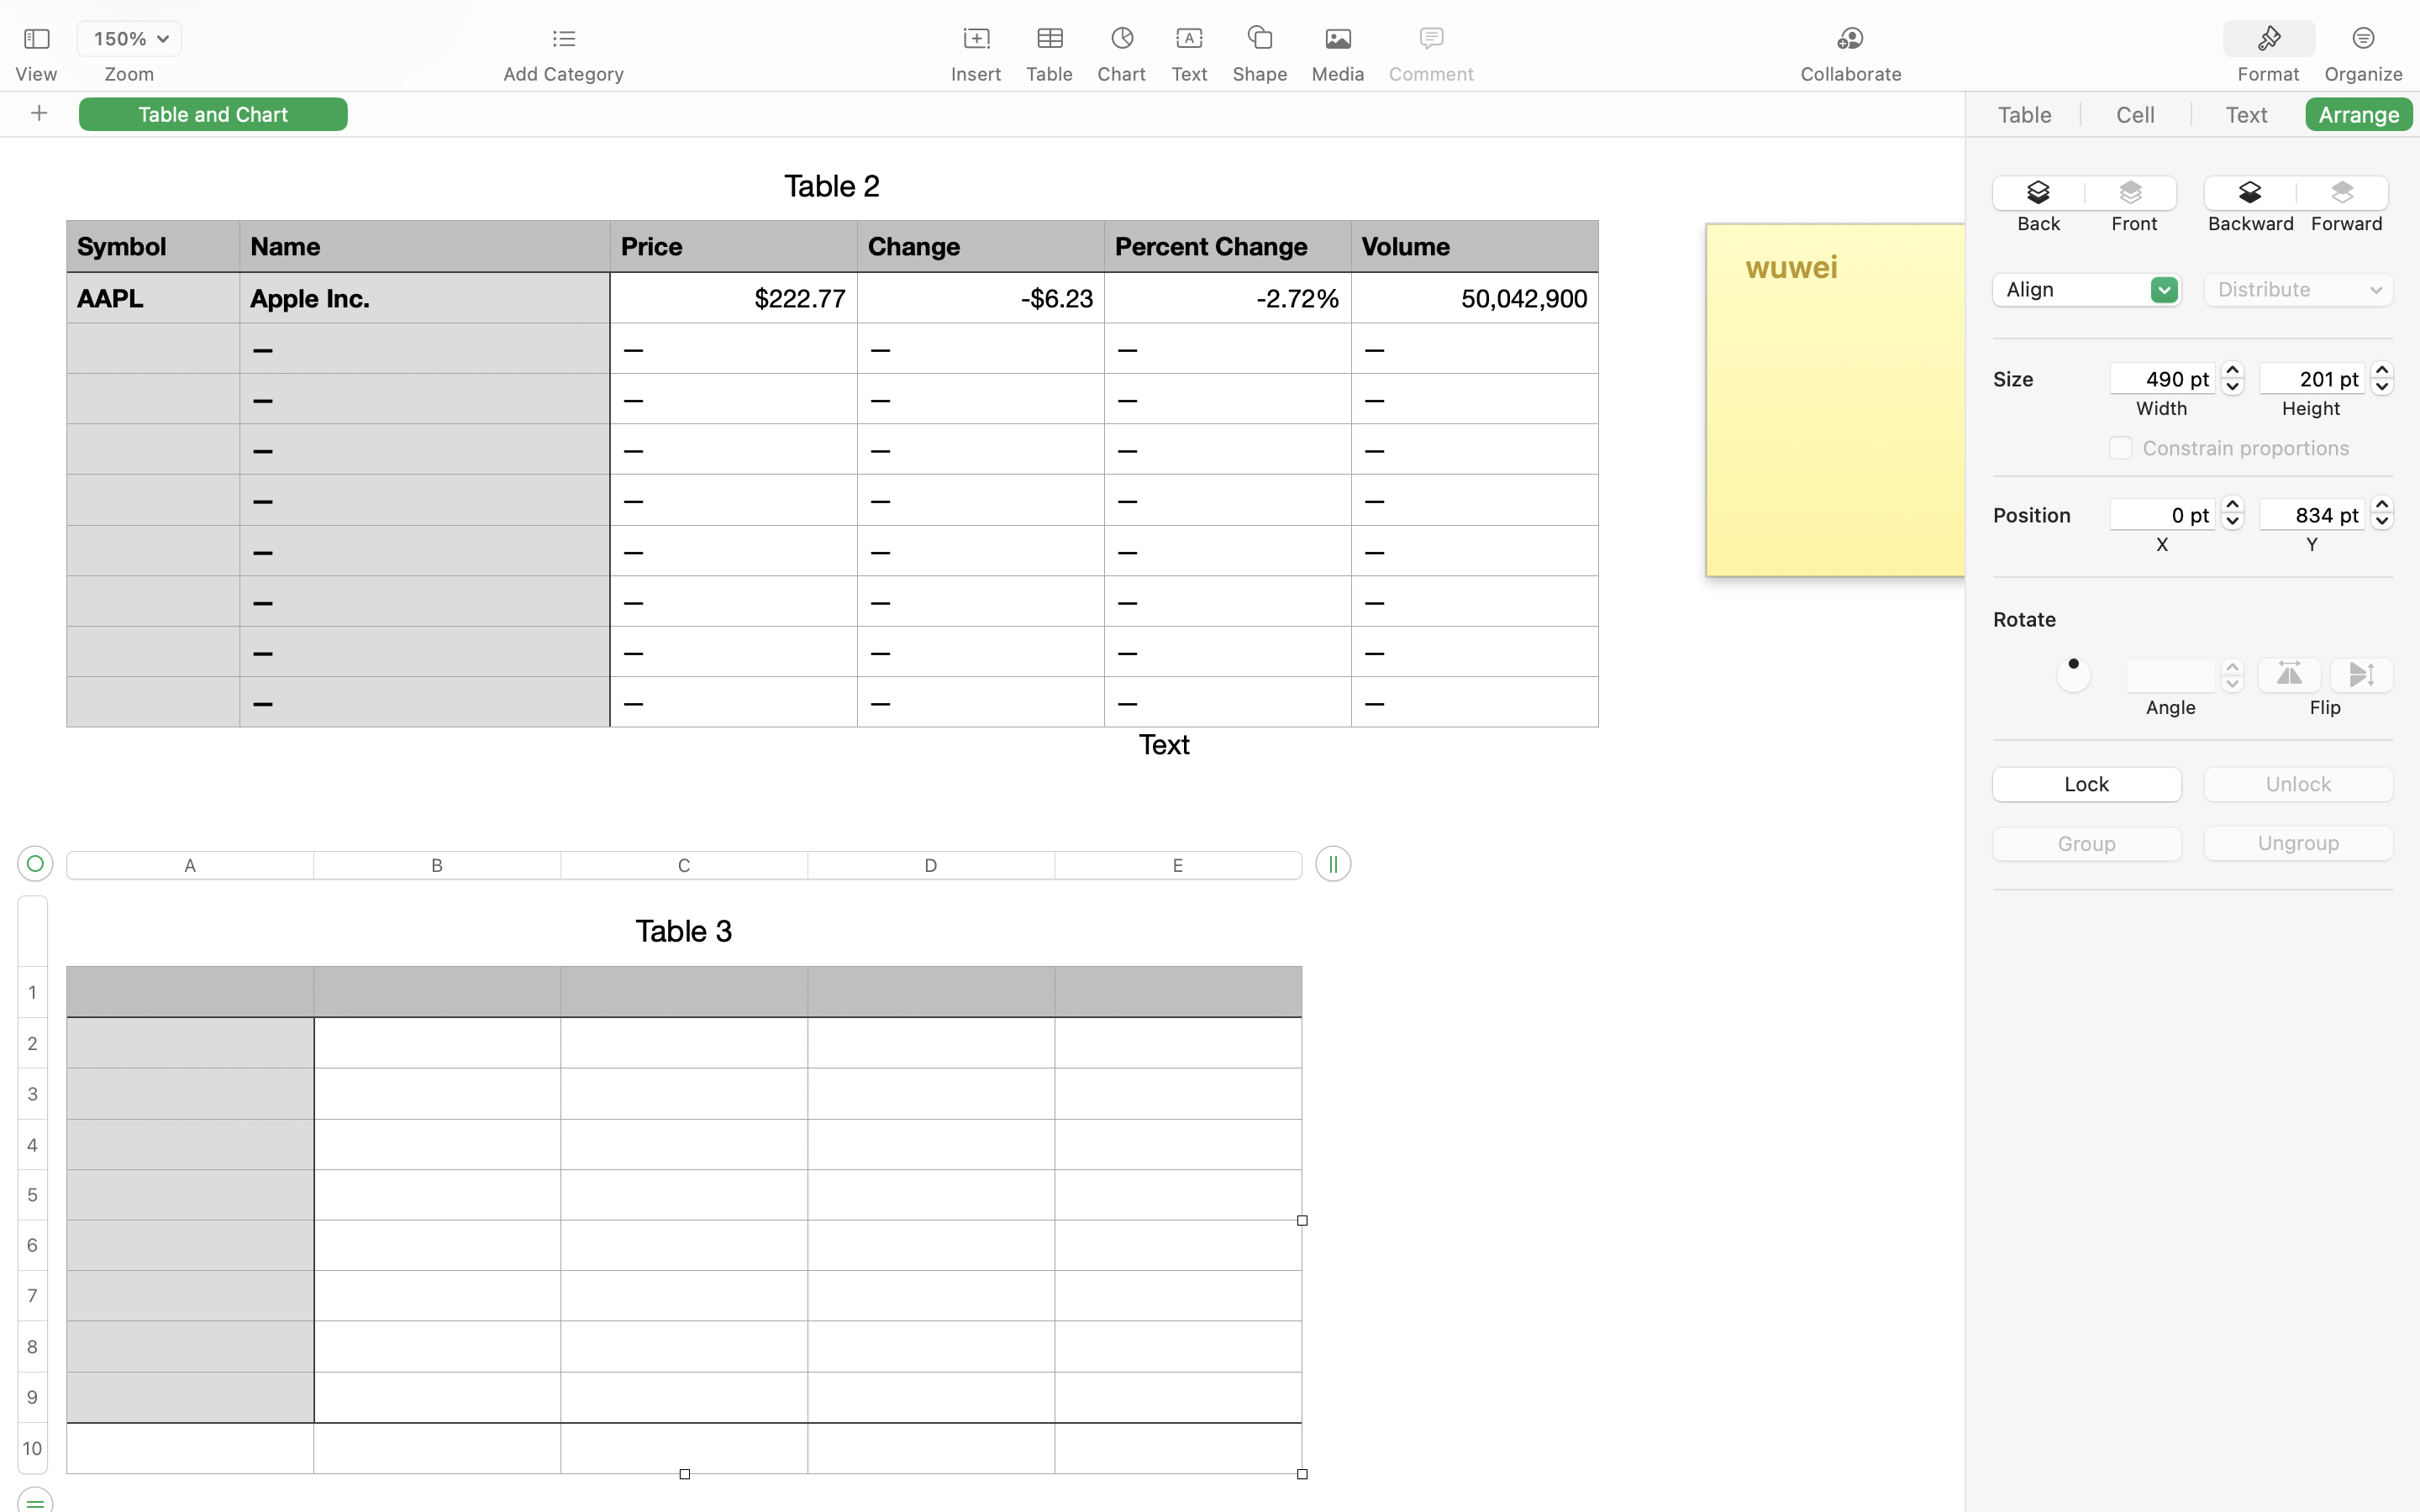  Describe the element at coordinates (2162, 544) in the screenshot. I see `'X'` at that location.